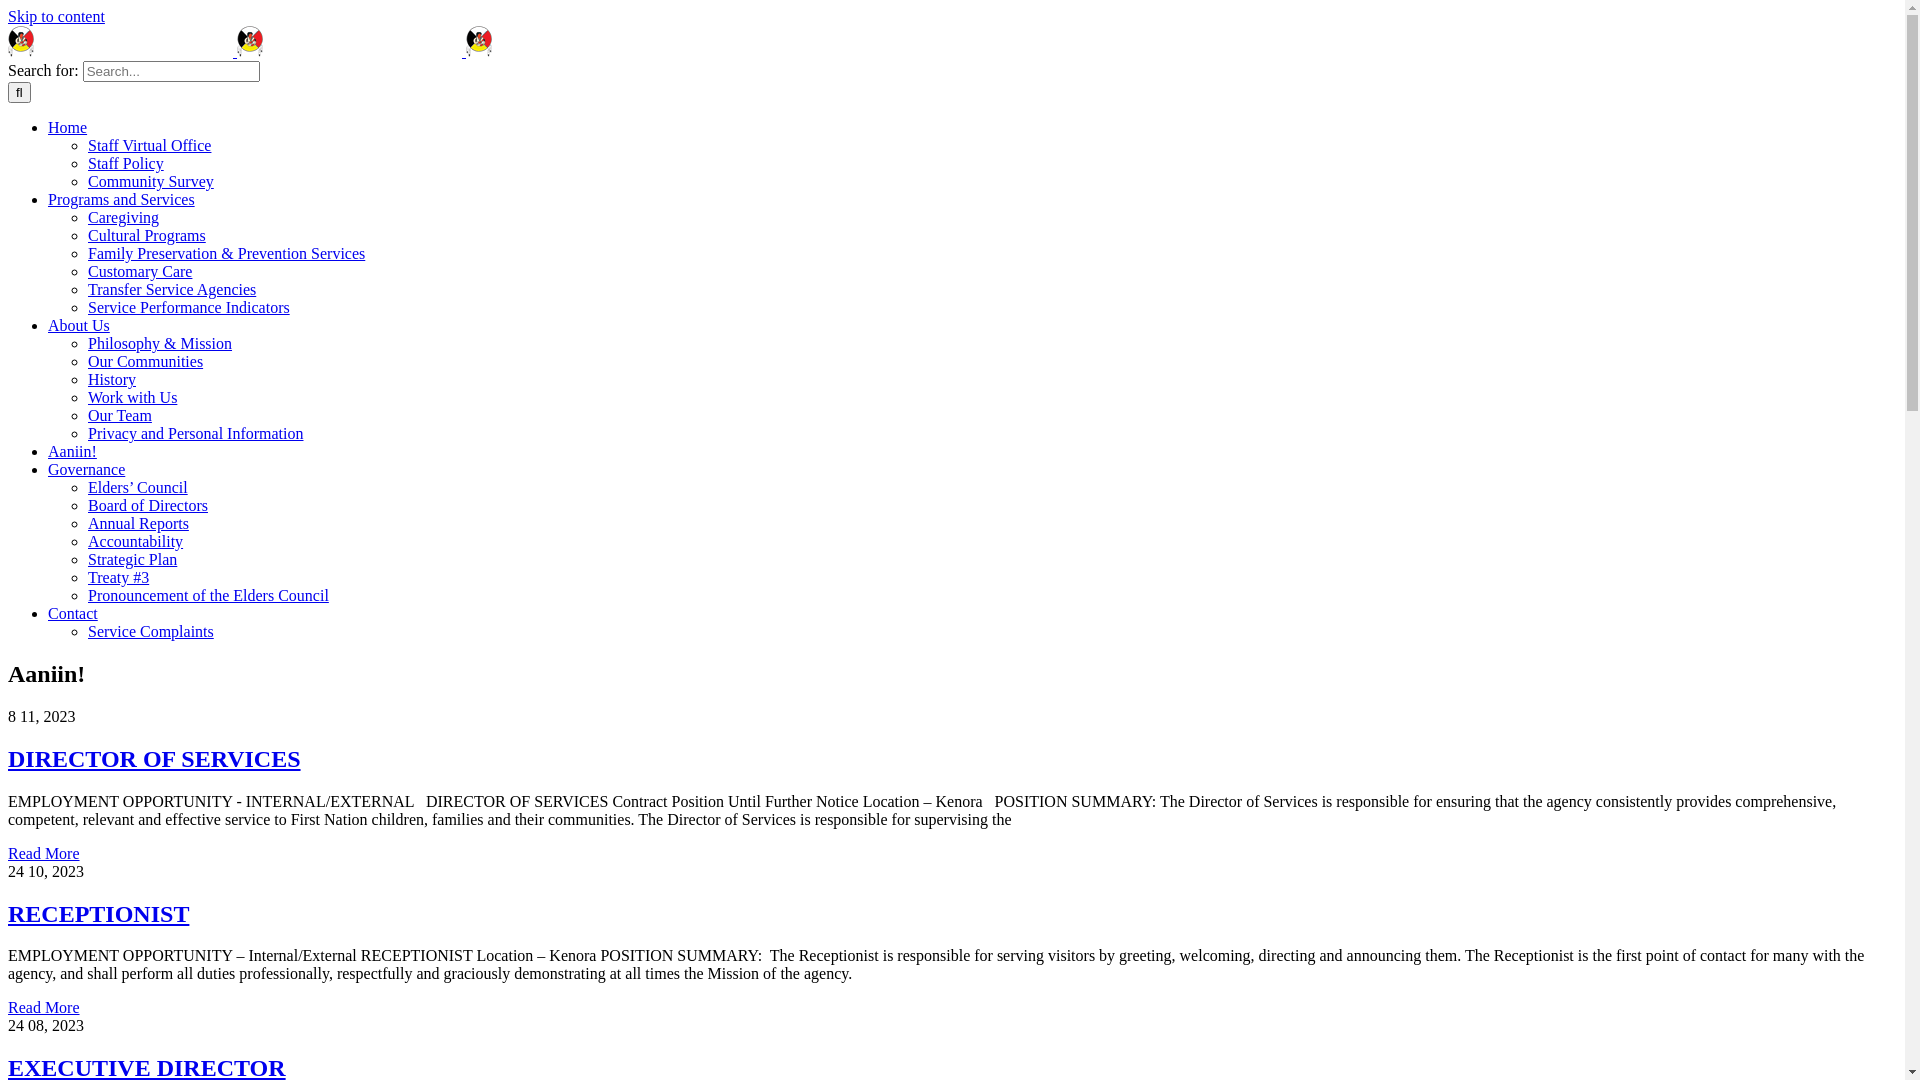 The width and height of the screenshot is (1920, 1080). What do you see at coordinates (72, 612) in the screenshot?
I see `'Contact'` at bounding box center [72, 612].